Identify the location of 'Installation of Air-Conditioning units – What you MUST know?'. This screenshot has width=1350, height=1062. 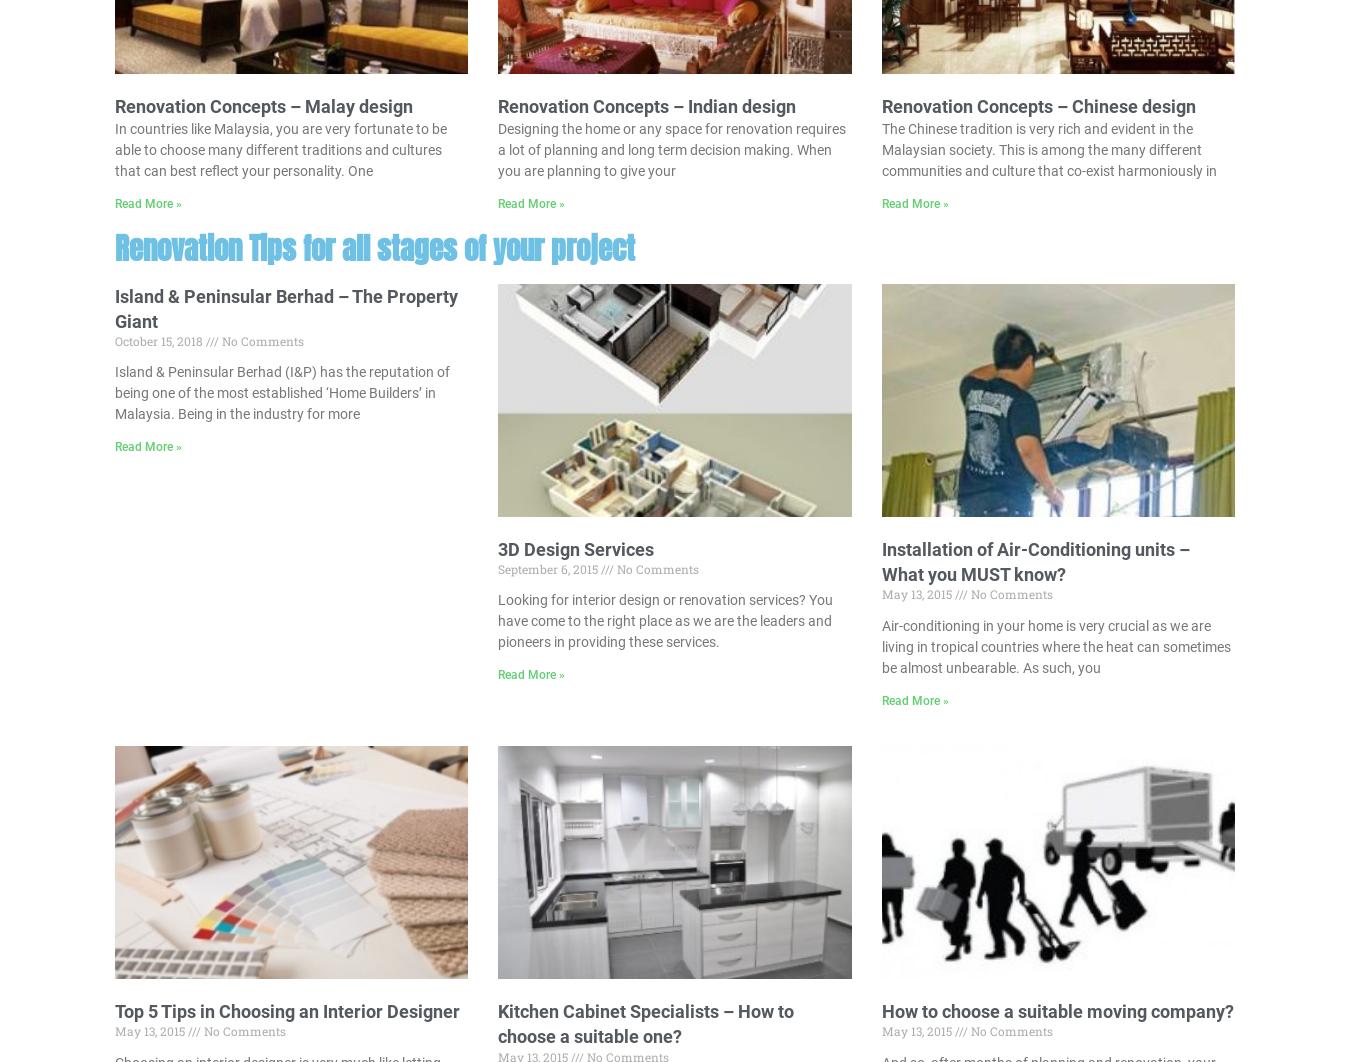
(1035, 560).